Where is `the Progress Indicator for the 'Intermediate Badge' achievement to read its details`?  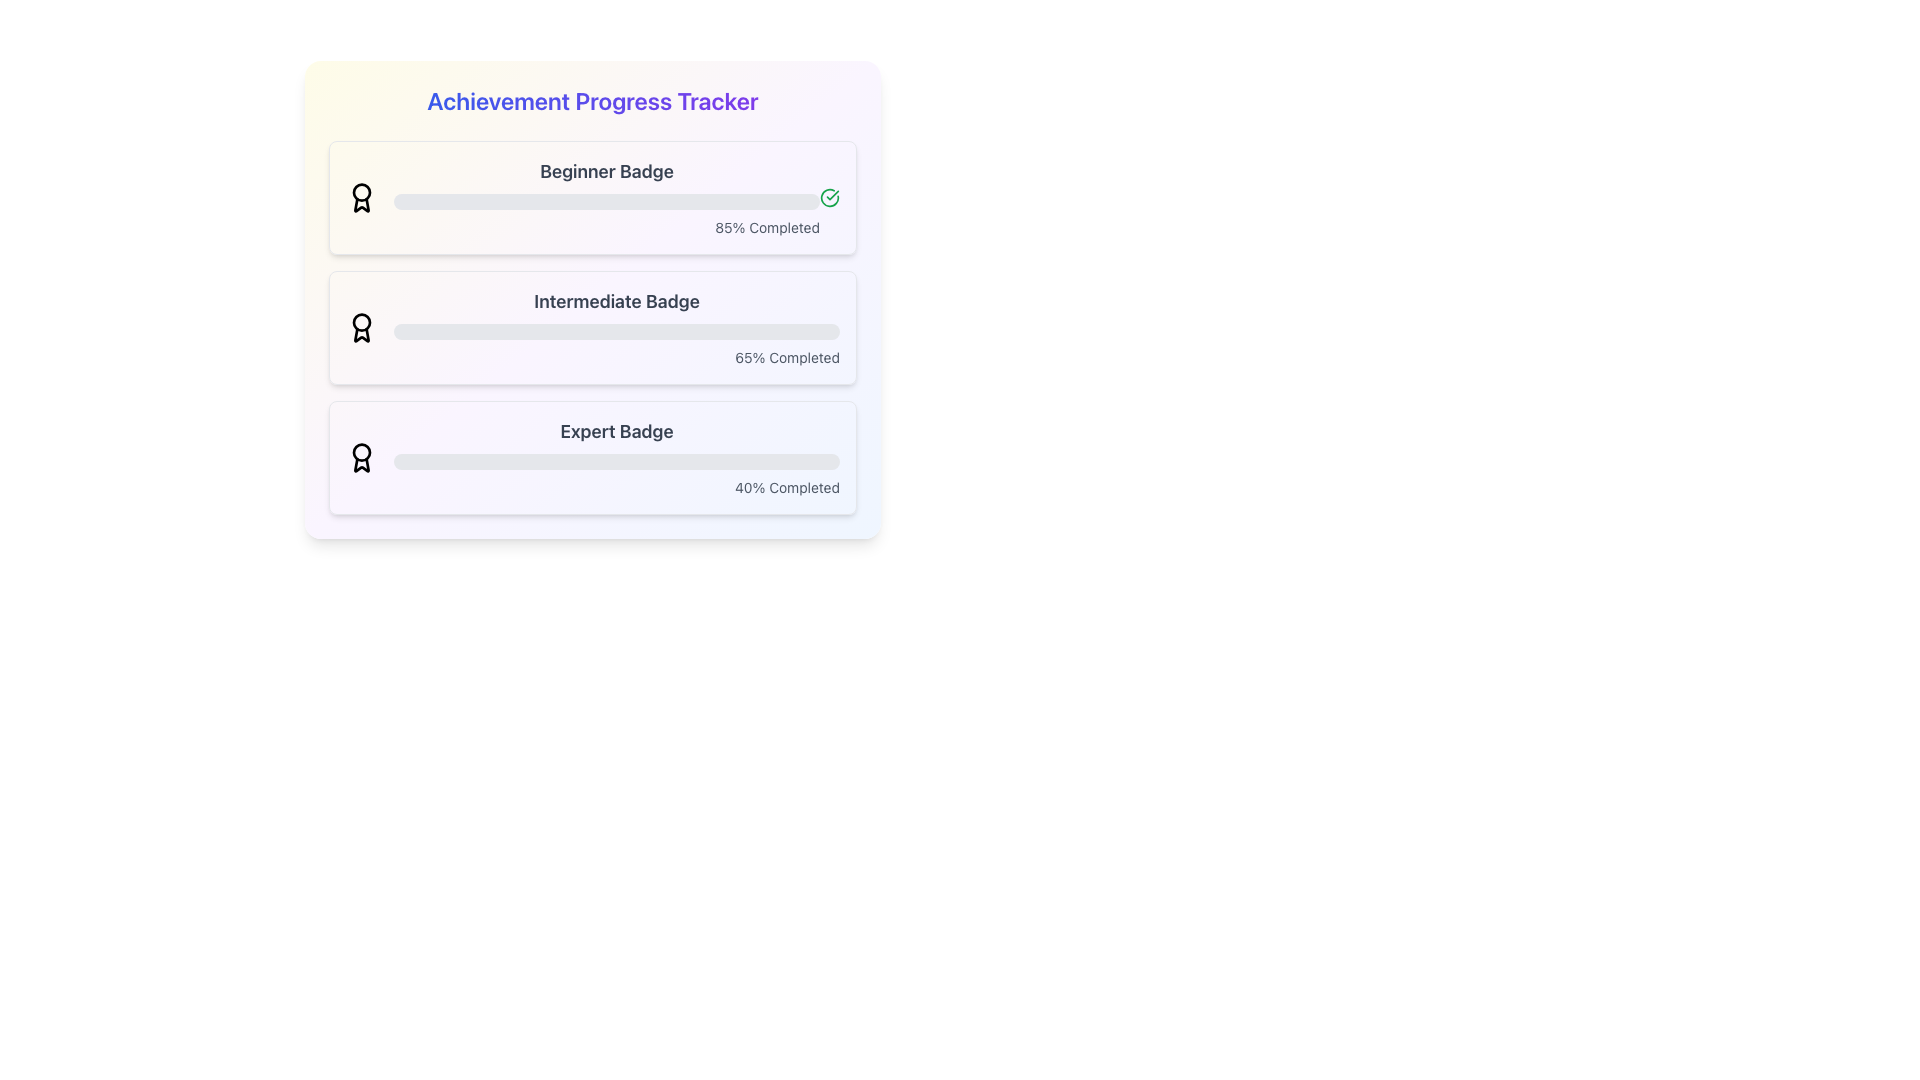 the Progress Indicator for the 'Intermediate Badge' achievement to read its details is located at coordinates (616, 326).